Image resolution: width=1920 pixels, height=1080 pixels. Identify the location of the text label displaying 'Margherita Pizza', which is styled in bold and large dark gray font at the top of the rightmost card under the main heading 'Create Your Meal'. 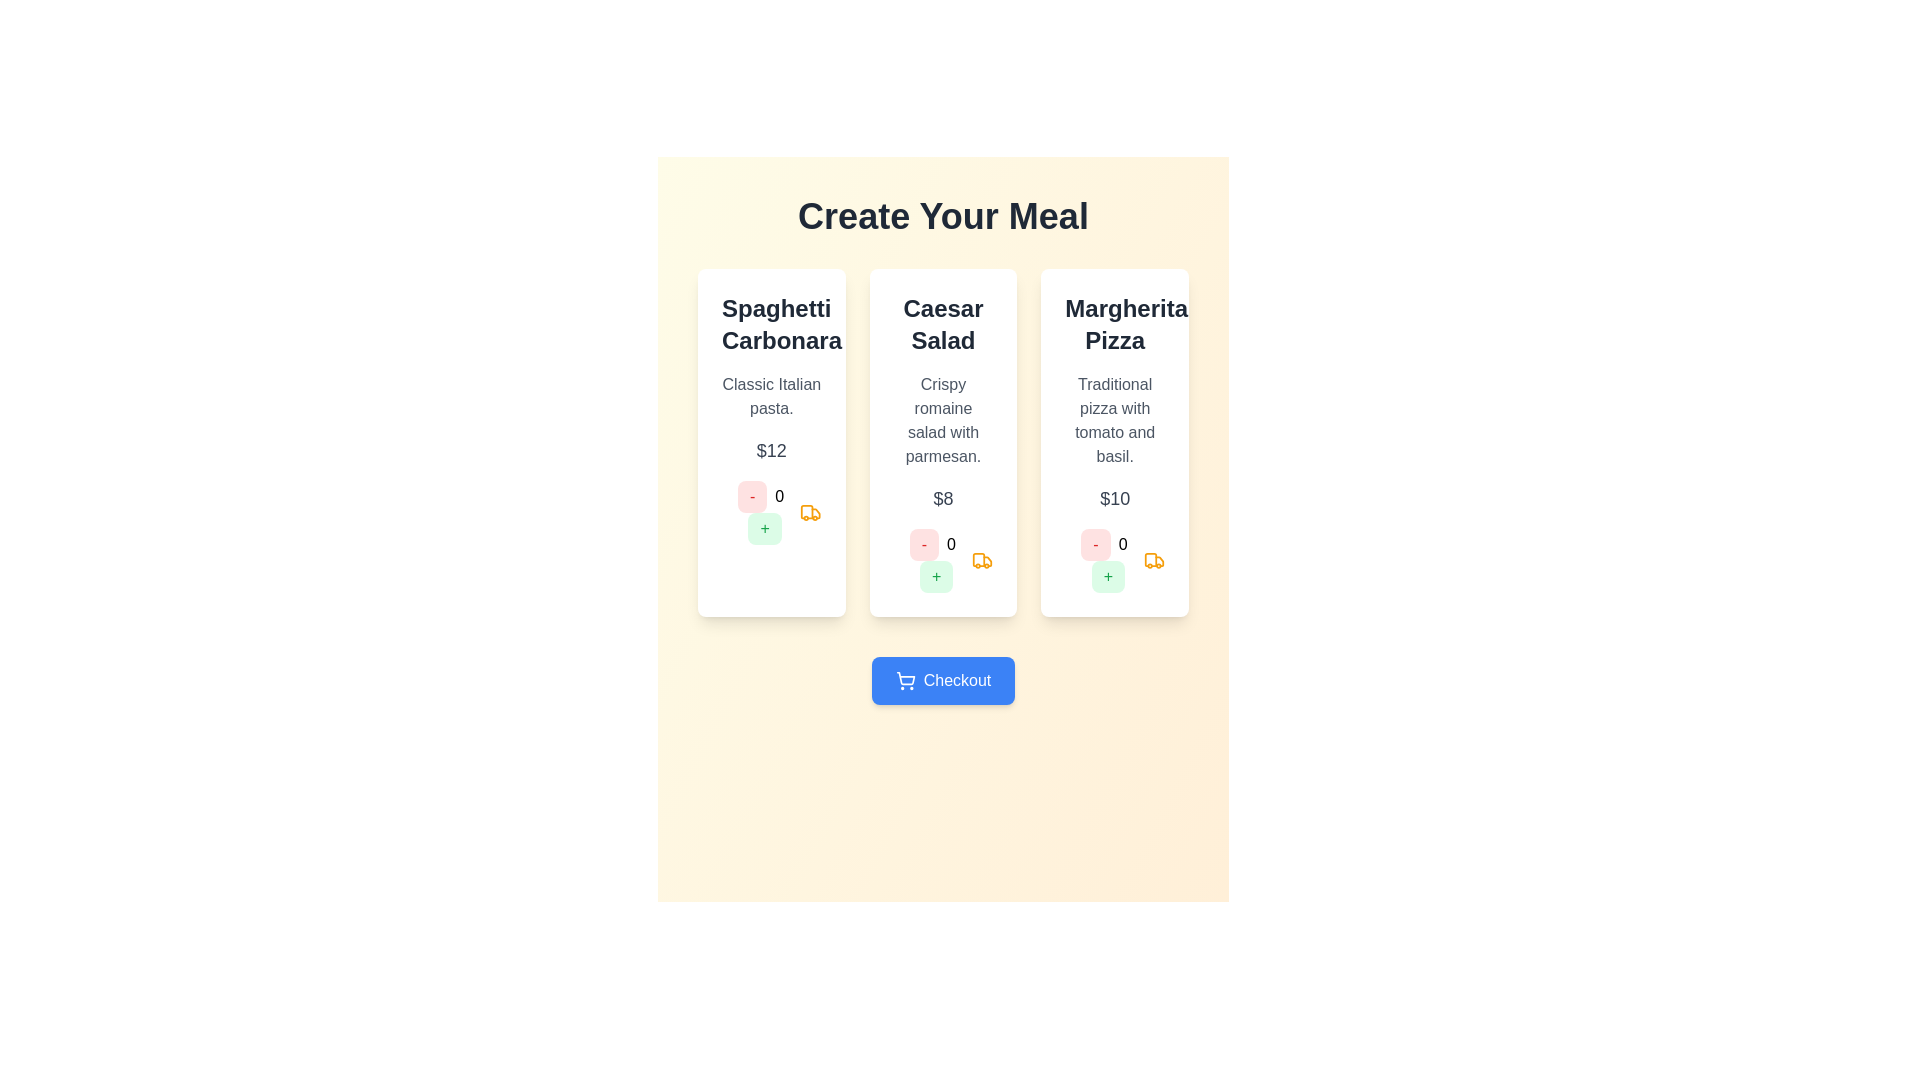
(1114, 323).